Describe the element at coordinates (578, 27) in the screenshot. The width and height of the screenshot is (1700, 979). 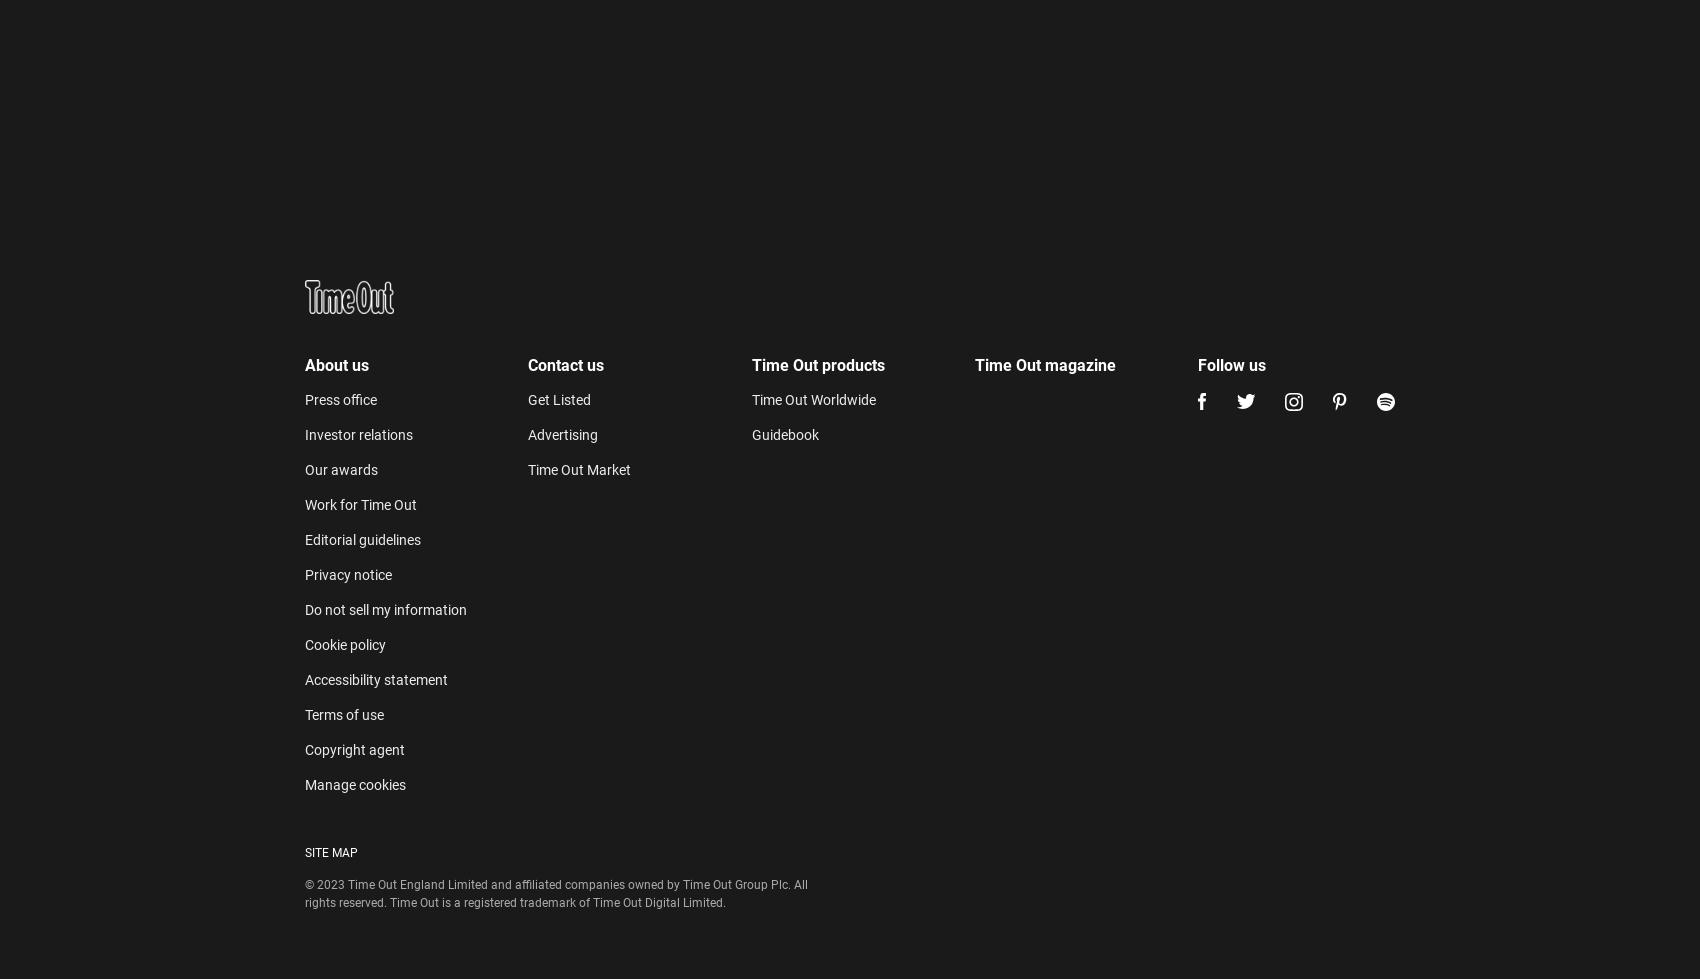
I see `'Time Out Market'` at that location.